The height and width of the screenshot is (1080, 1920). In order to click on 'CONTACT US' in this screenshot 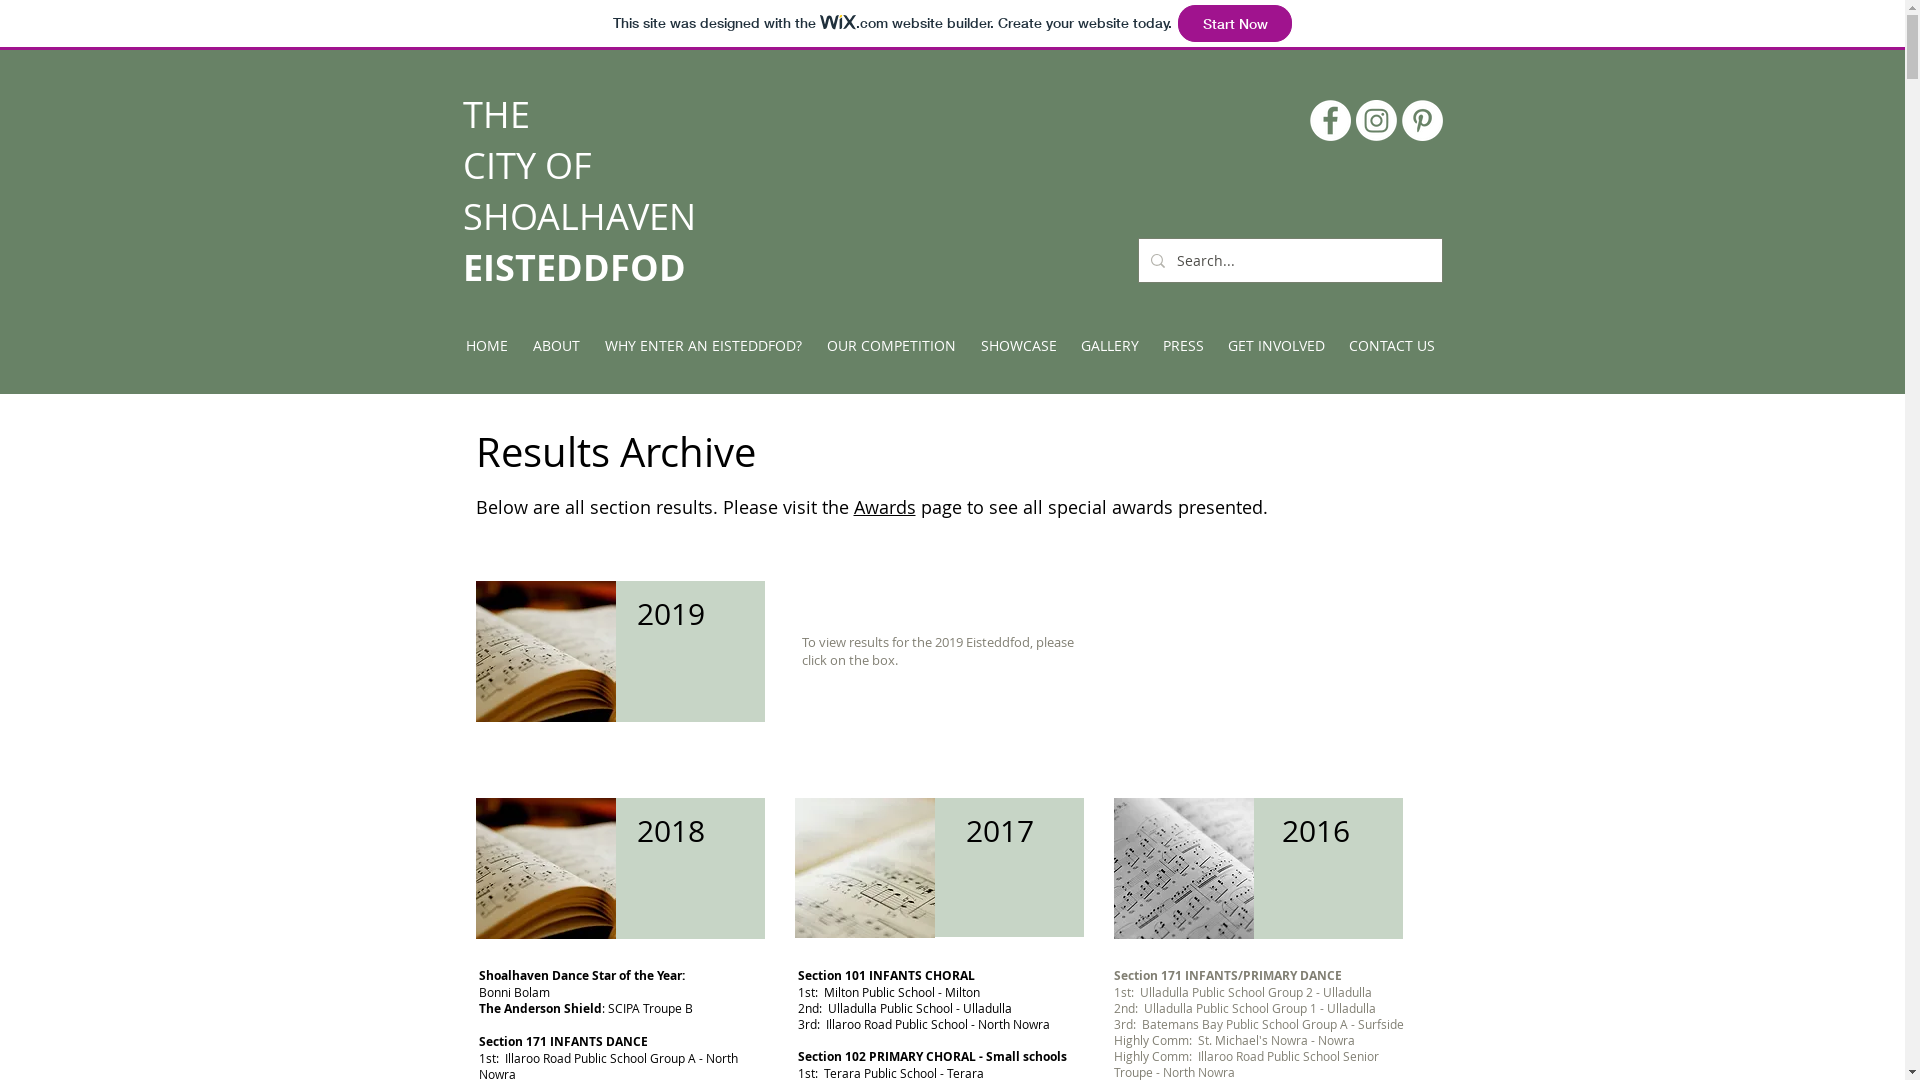, I will do `click(1391, 345)`.